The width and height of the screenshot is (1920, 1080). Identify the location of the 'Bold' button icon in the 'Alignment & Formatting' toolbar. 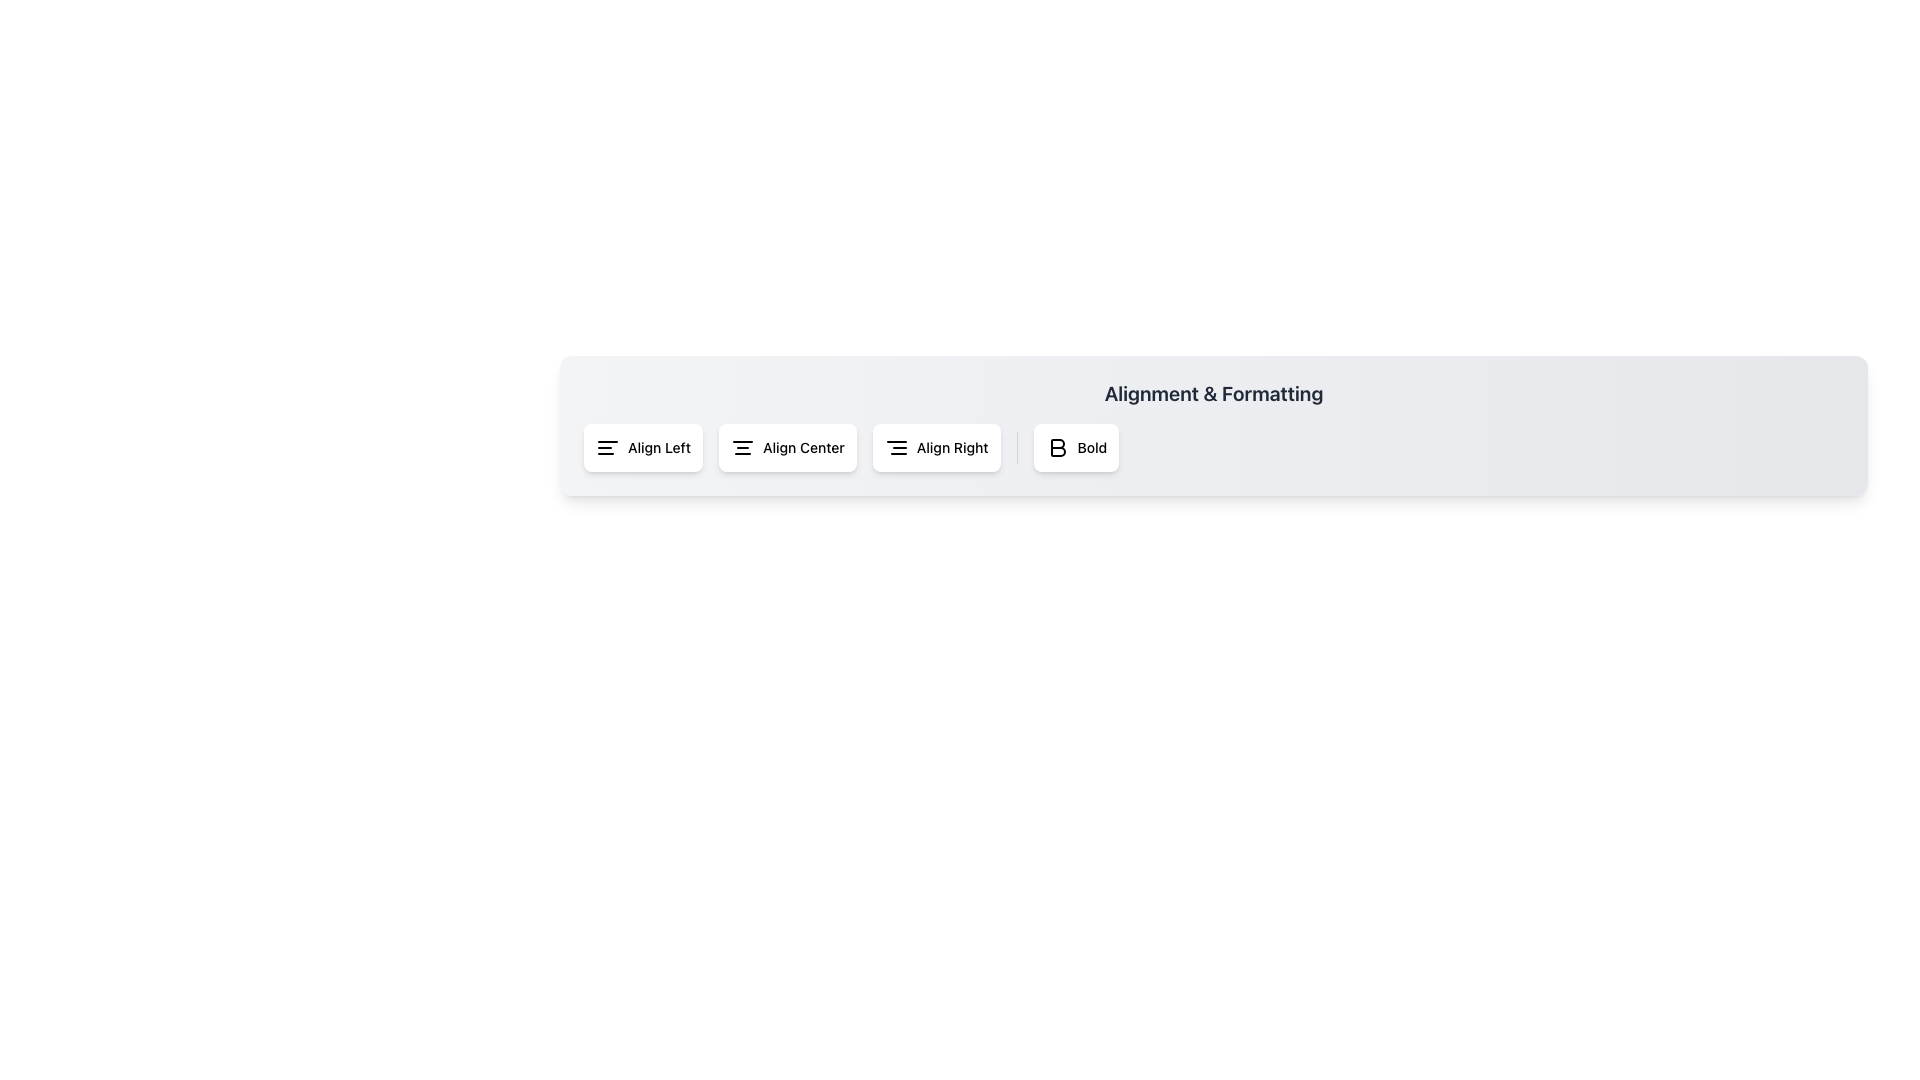
(1057, 446).